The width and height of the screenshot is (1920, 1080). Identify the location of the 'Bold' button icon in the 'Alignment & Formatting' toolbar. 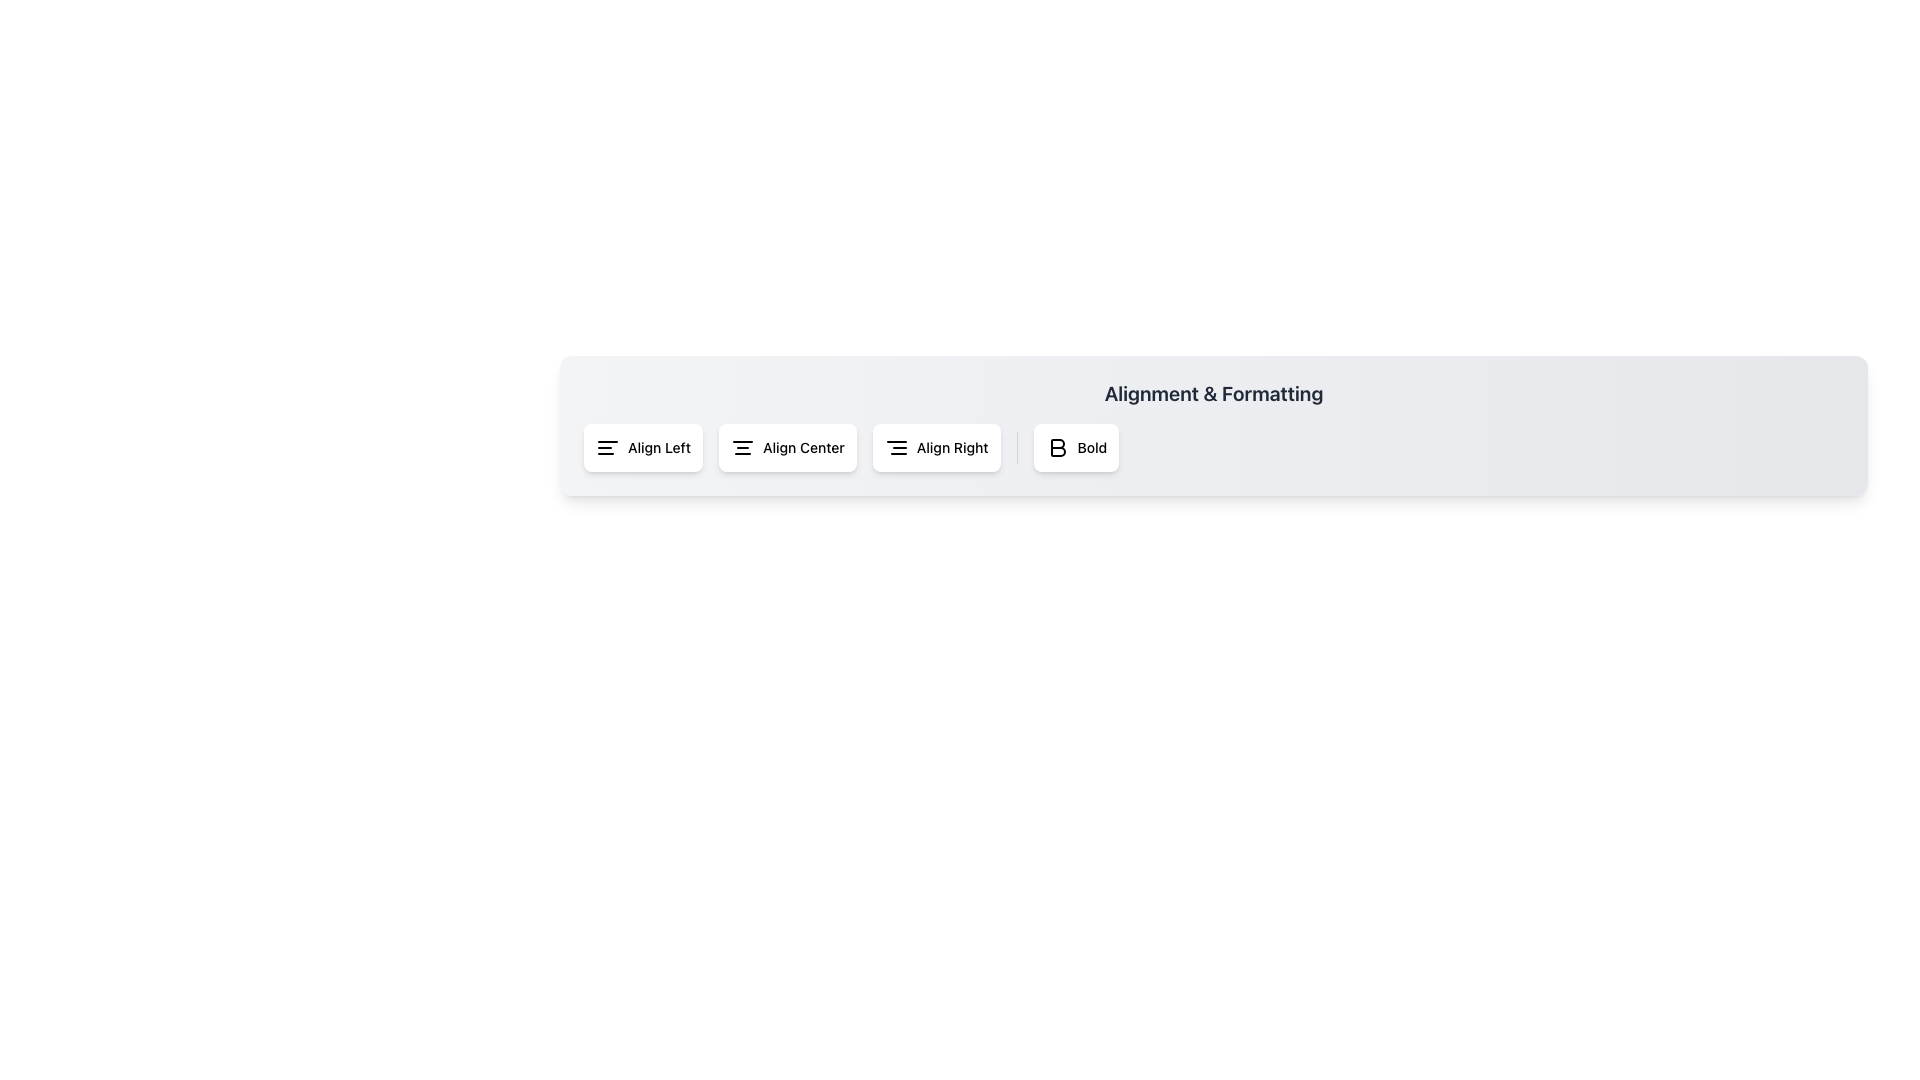
(1057, 446).